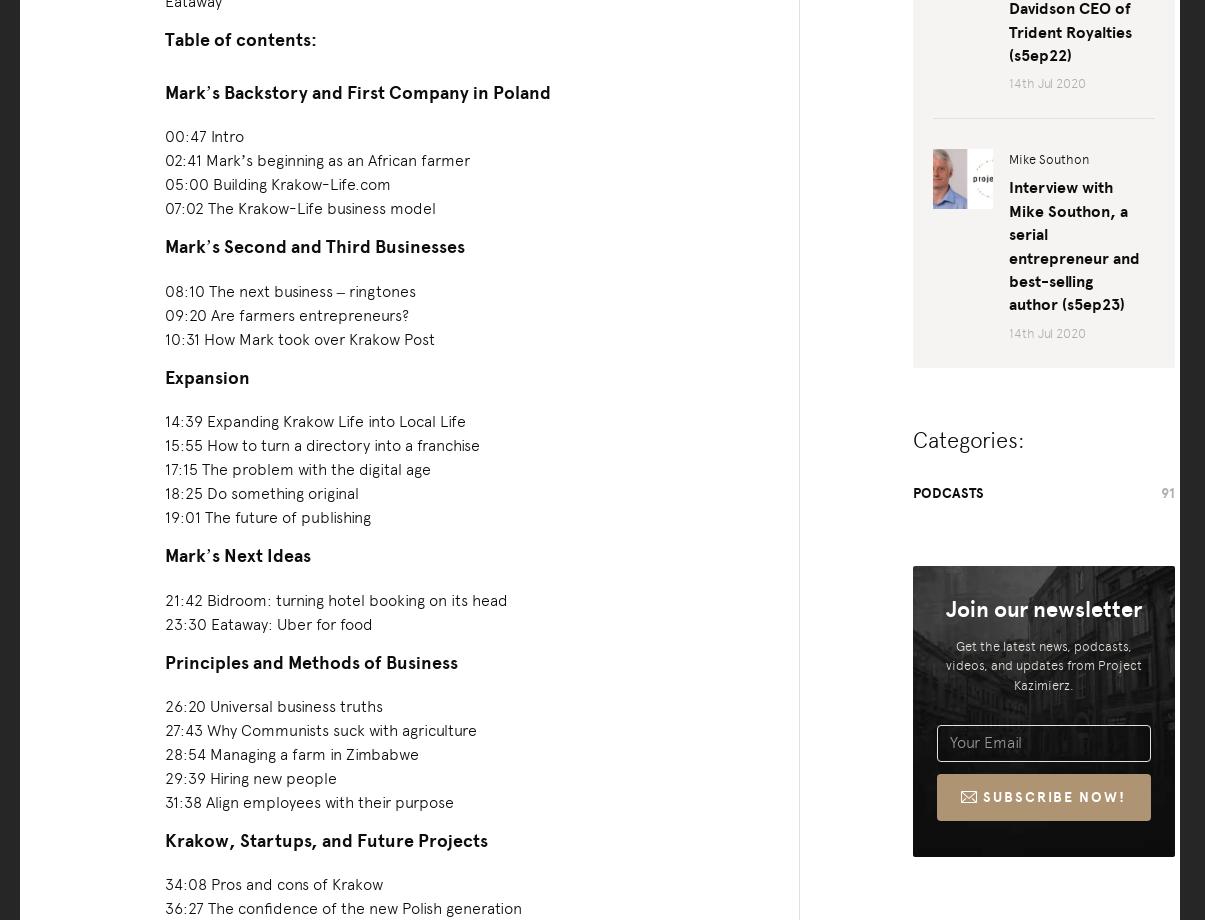 This screenshot has height=920, width=1205. Describe the element at coordinates (249, 777) in the screenshot. I see `'29:39 Hiring new people'` at that location.